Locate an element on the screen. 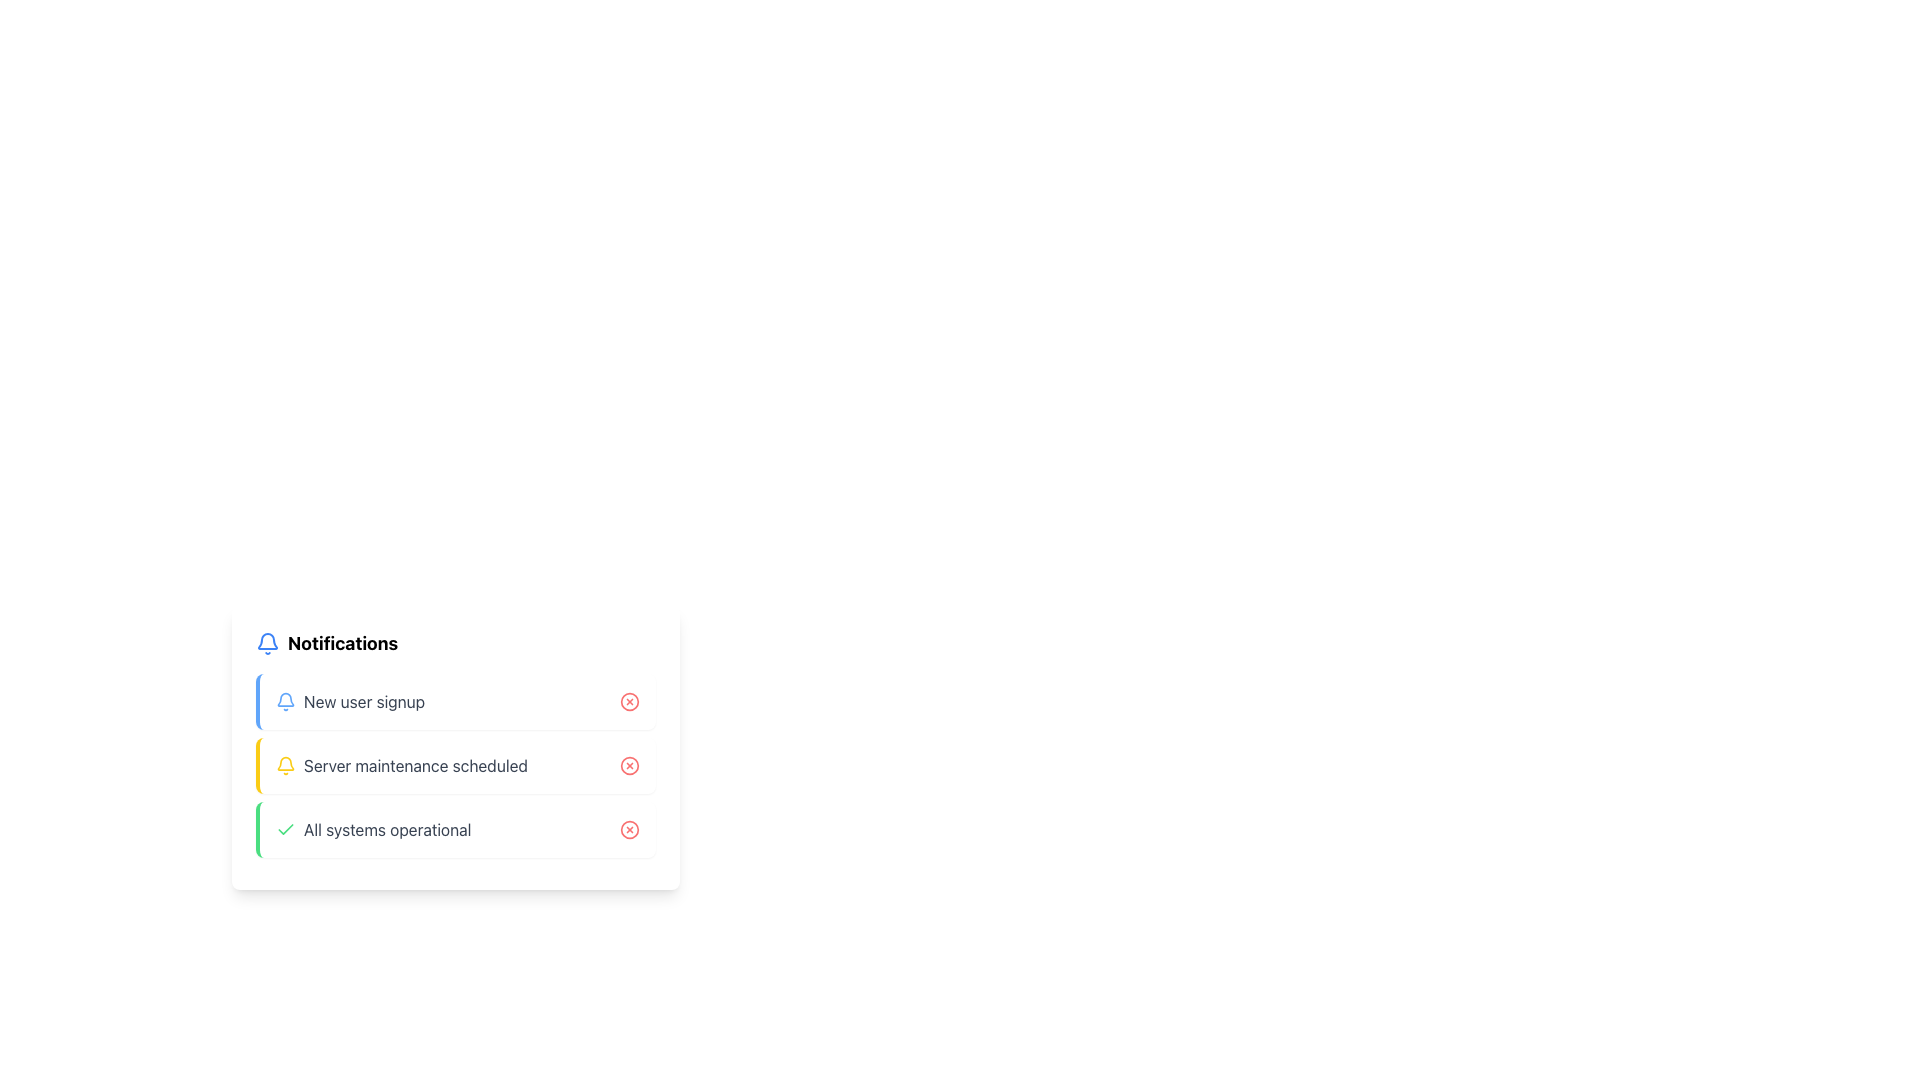 Image resolution: width=1920 pixels, height=1080 pixels. the first notification item in the vertically stacked list is located at coordinates (350, 701).